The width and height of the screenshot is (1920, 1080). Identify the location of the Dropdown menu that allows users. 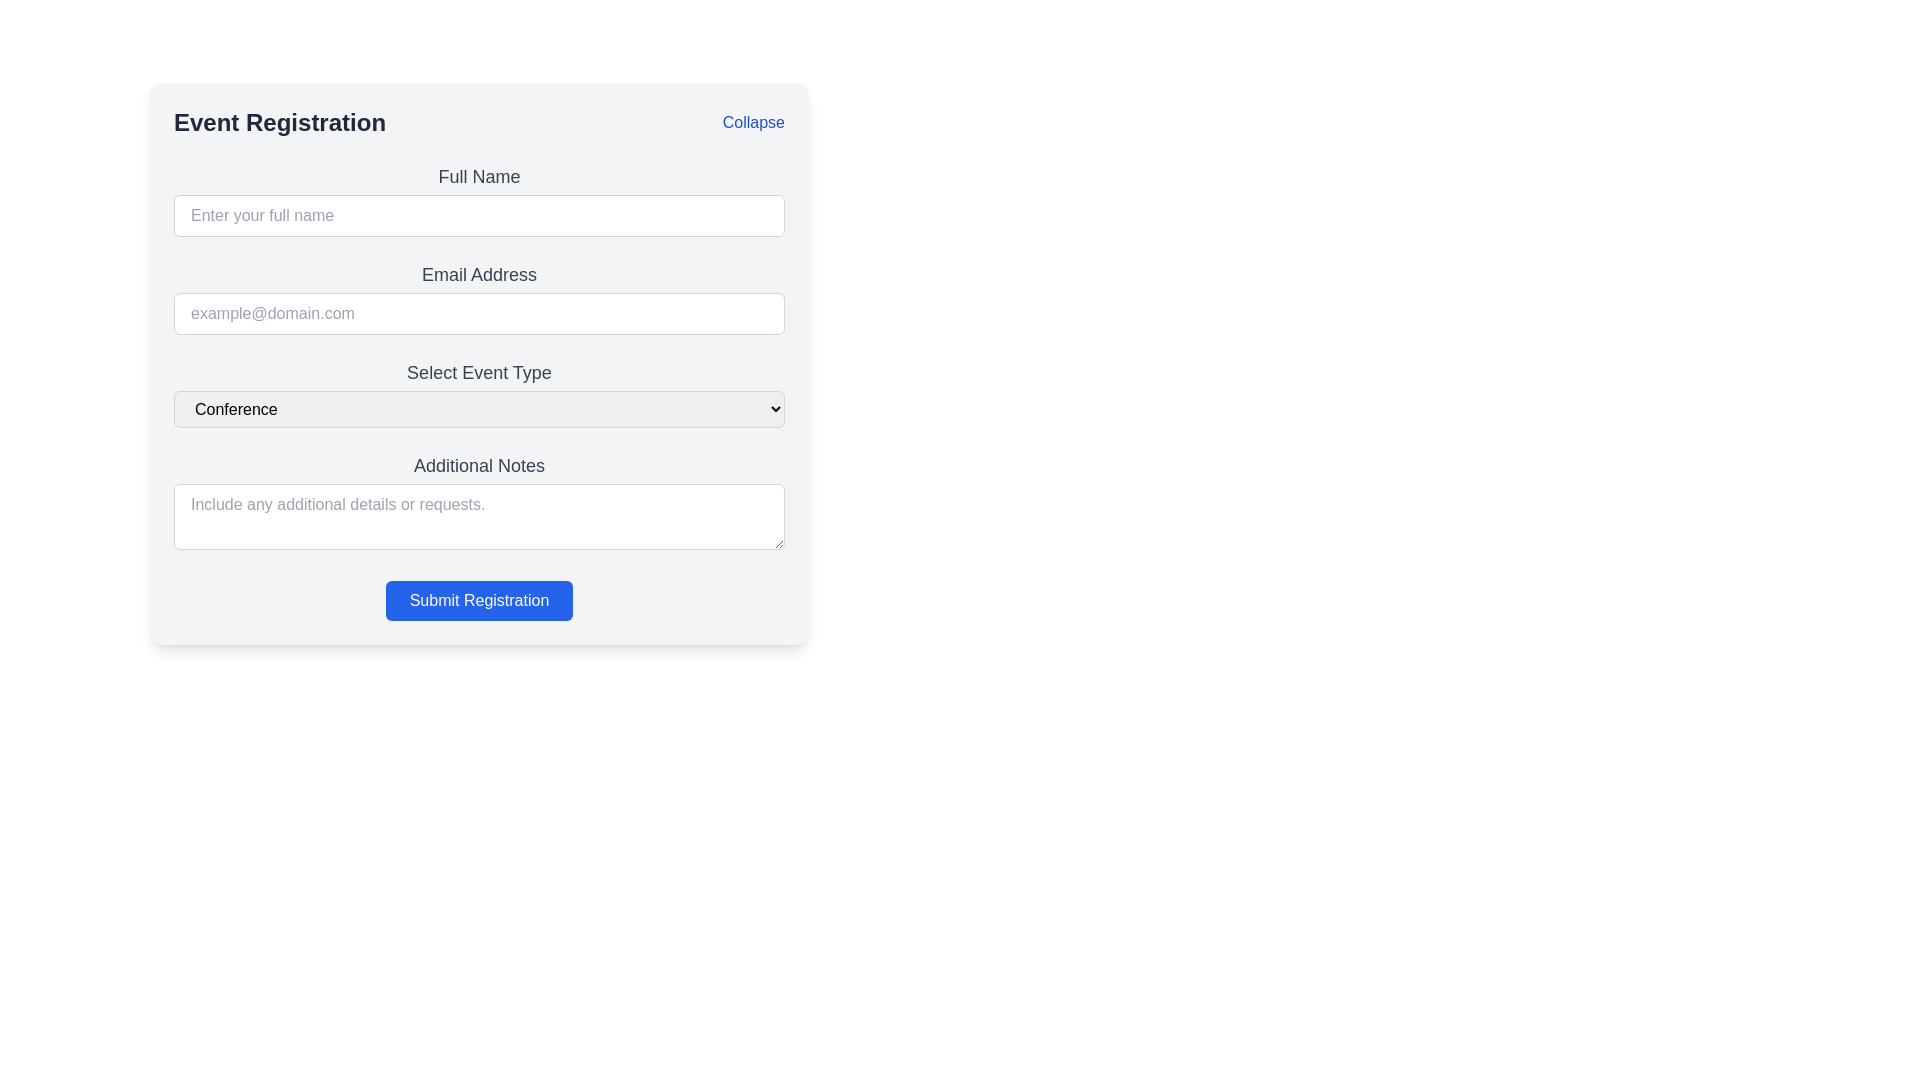
(478, 393).